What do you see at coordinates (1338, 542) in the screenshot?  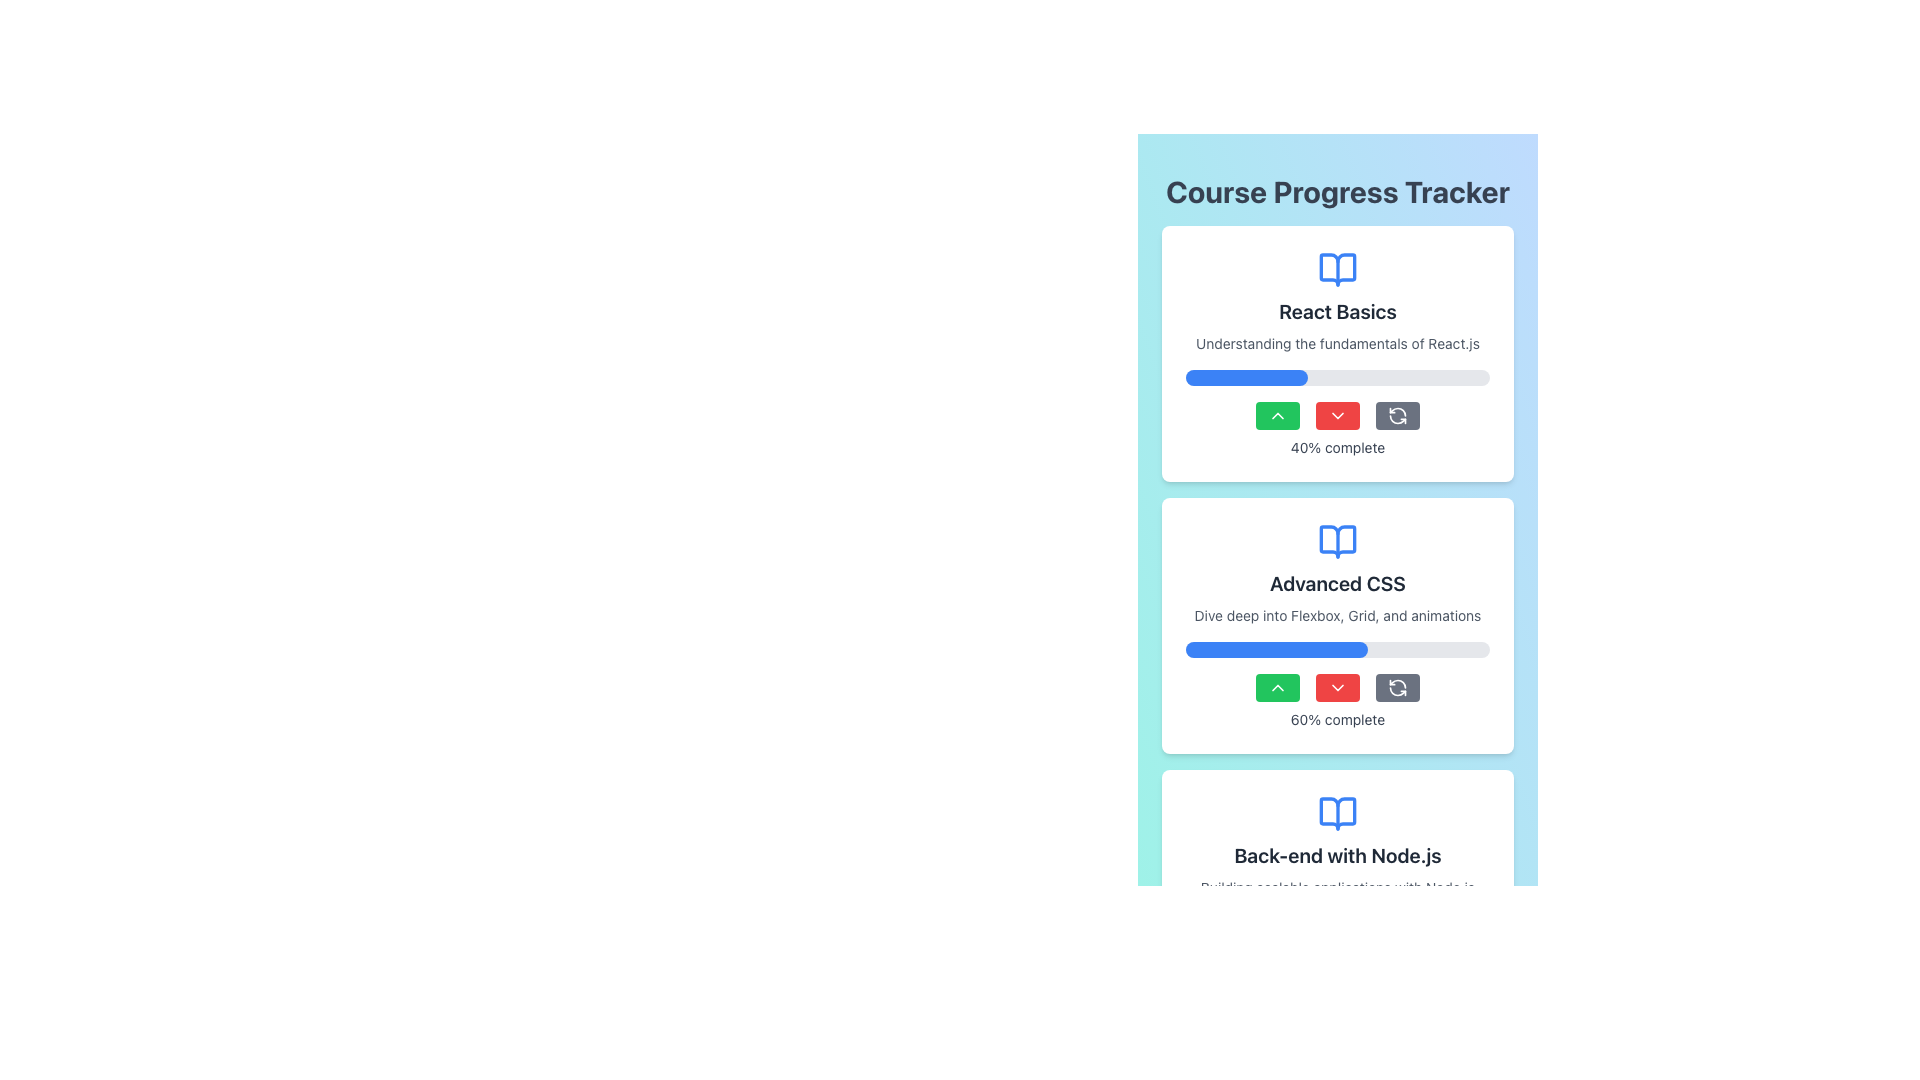 I see `the decorative icon representing the 'Advanced CSS' course section, which is located at the top of the section card between the title and the upper border` at bounding box center [1338, 542].